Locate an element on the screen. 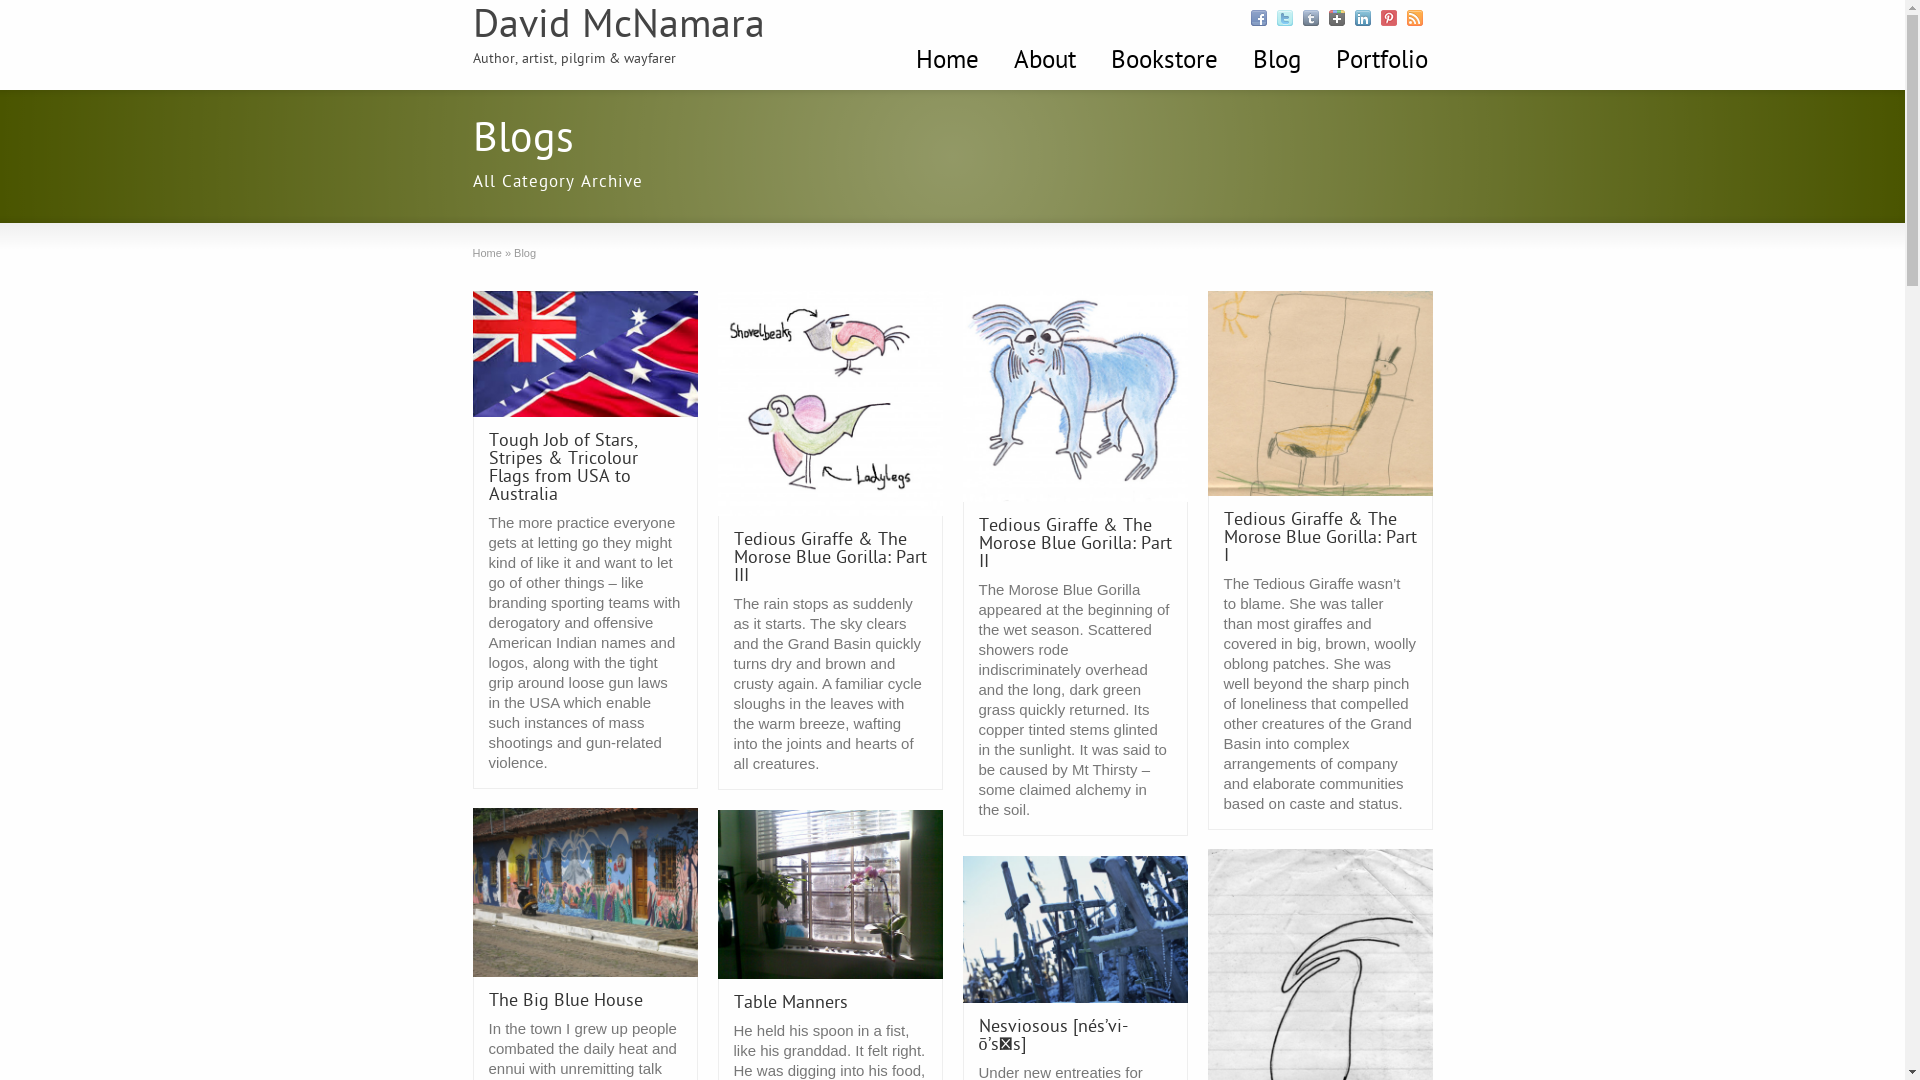 Image resolution: width=1920 pixels, height=1080 pixels. 'About' is located at coordinates (1042, 61).